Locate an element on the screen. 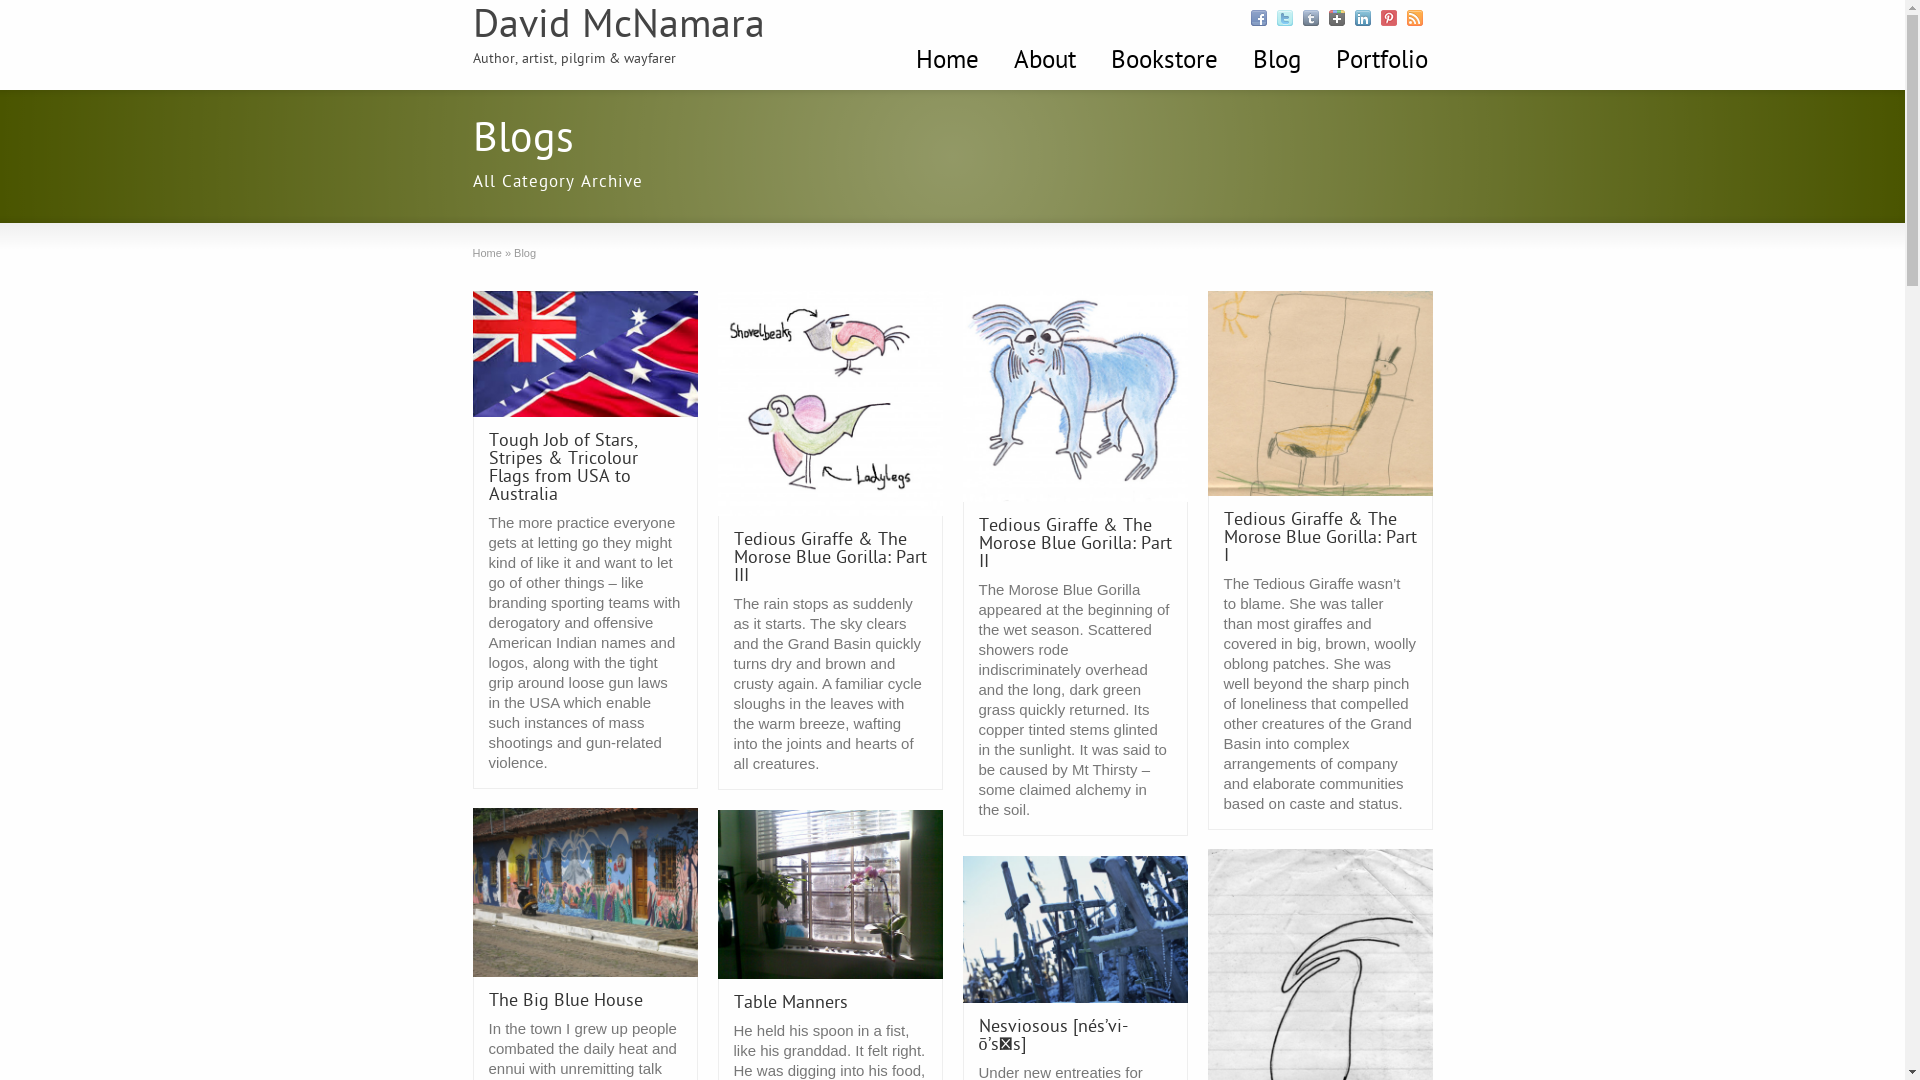 Image resolution: width=1920 pixels, height=1080 pixels. 'About' is located at coordinates (1042, 61).